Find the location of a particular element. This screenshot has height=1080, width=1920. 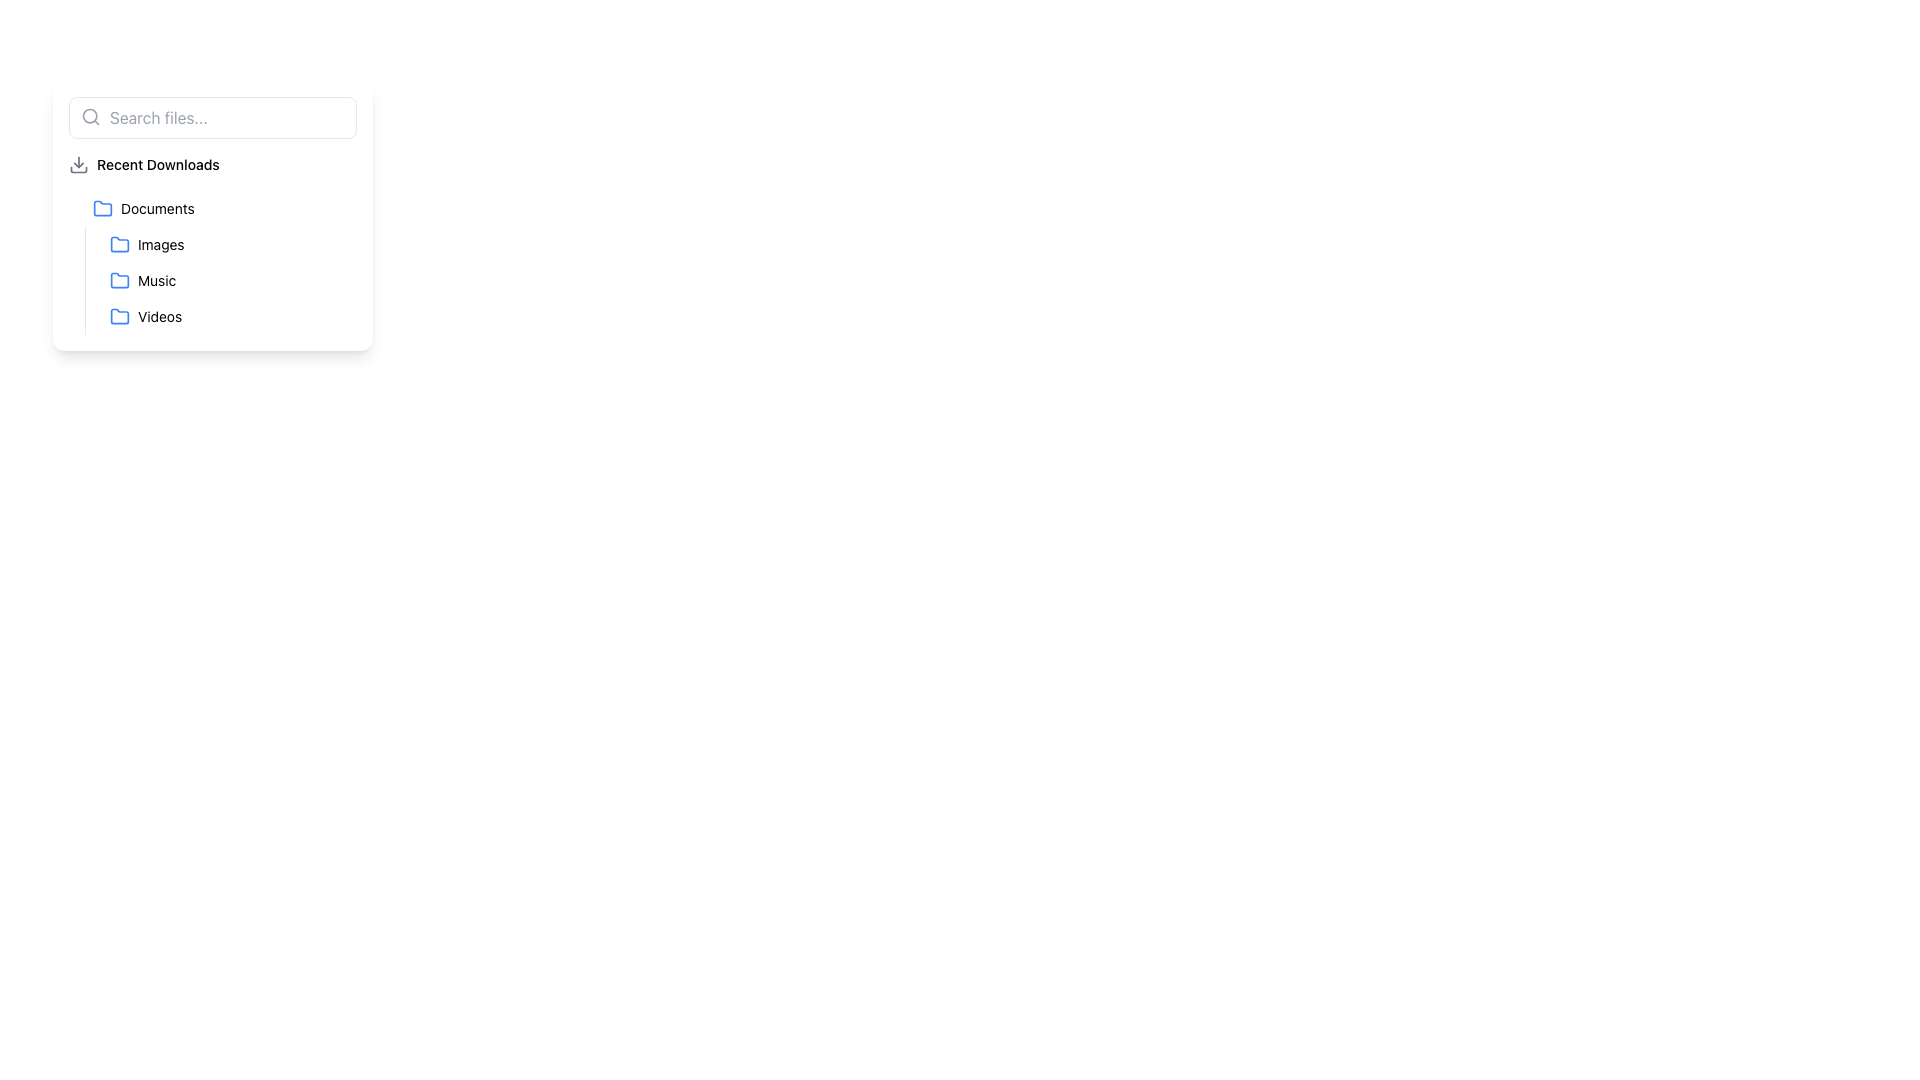

the search icon located at the top-left corner of the search input field, which symbolizes the search functionality is located at coordinates (90, 116).